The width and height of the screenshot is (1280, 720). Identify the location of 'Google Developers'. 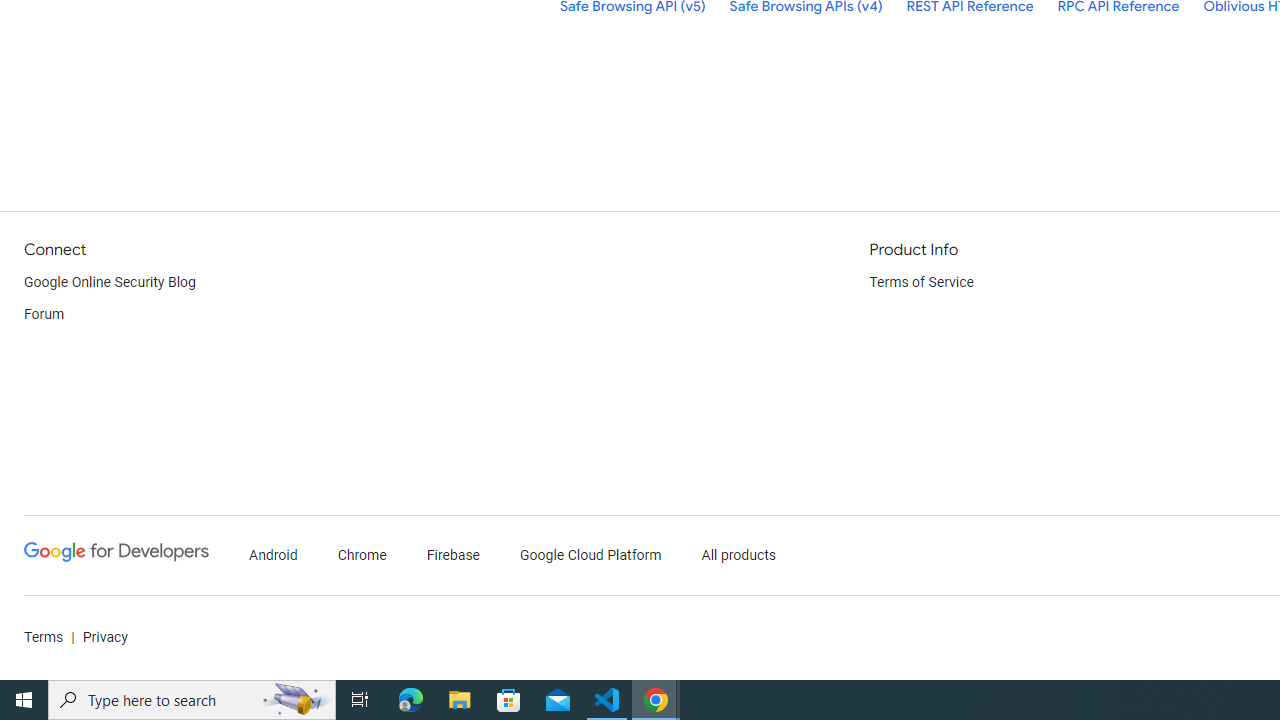
(115, 551).